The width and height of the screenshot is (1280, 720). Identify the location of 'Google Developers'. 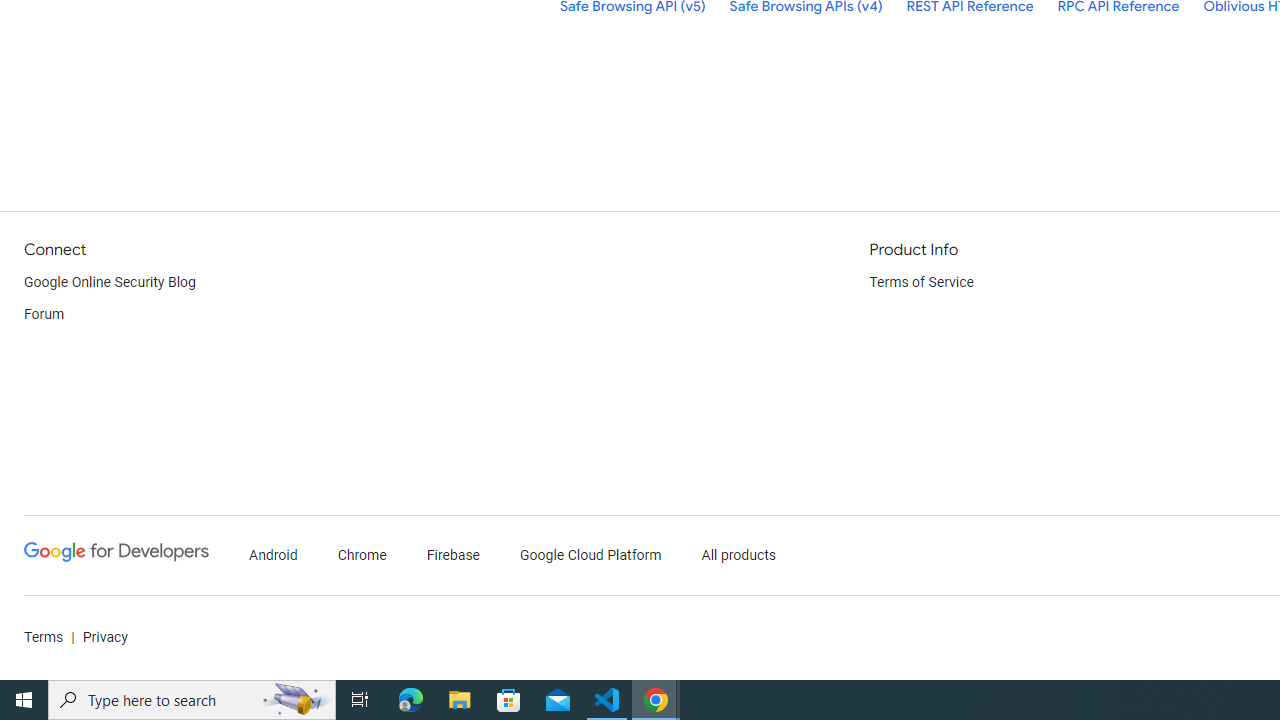
(115, 551).